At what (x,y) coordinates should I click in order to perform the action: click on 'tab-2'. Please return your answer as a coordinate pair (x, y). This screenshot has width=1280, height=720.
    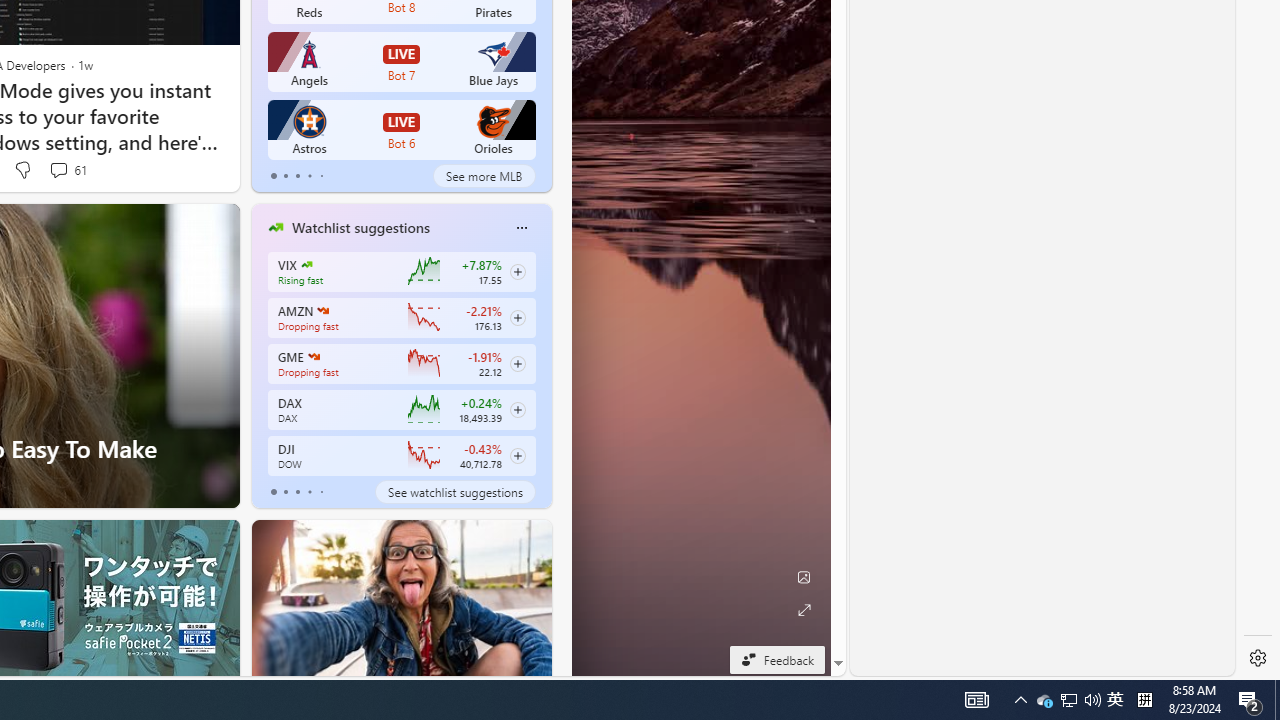
    Looking at the image, I should click on (296, 492).